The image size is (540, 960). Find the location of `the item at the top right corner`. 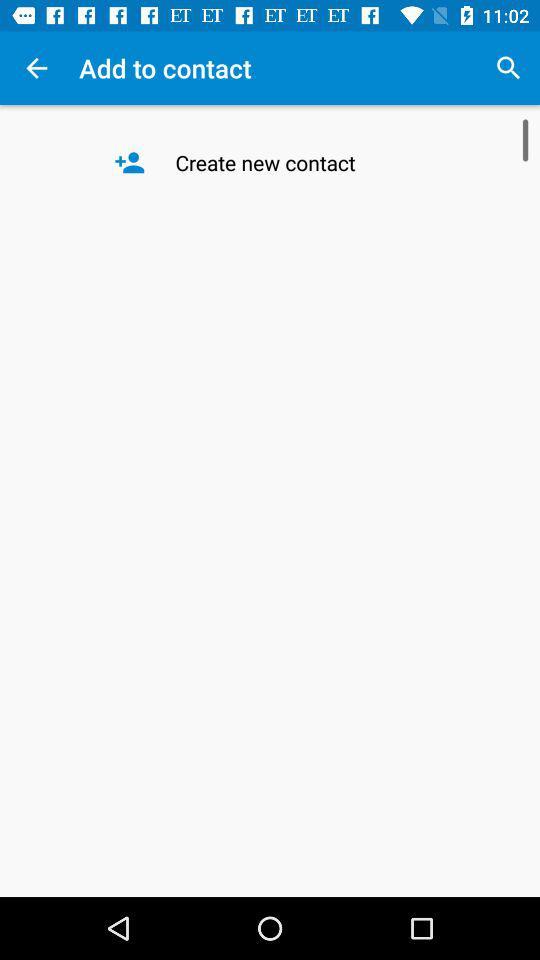

the item at the top right corner is located at coordinates (508, 68).